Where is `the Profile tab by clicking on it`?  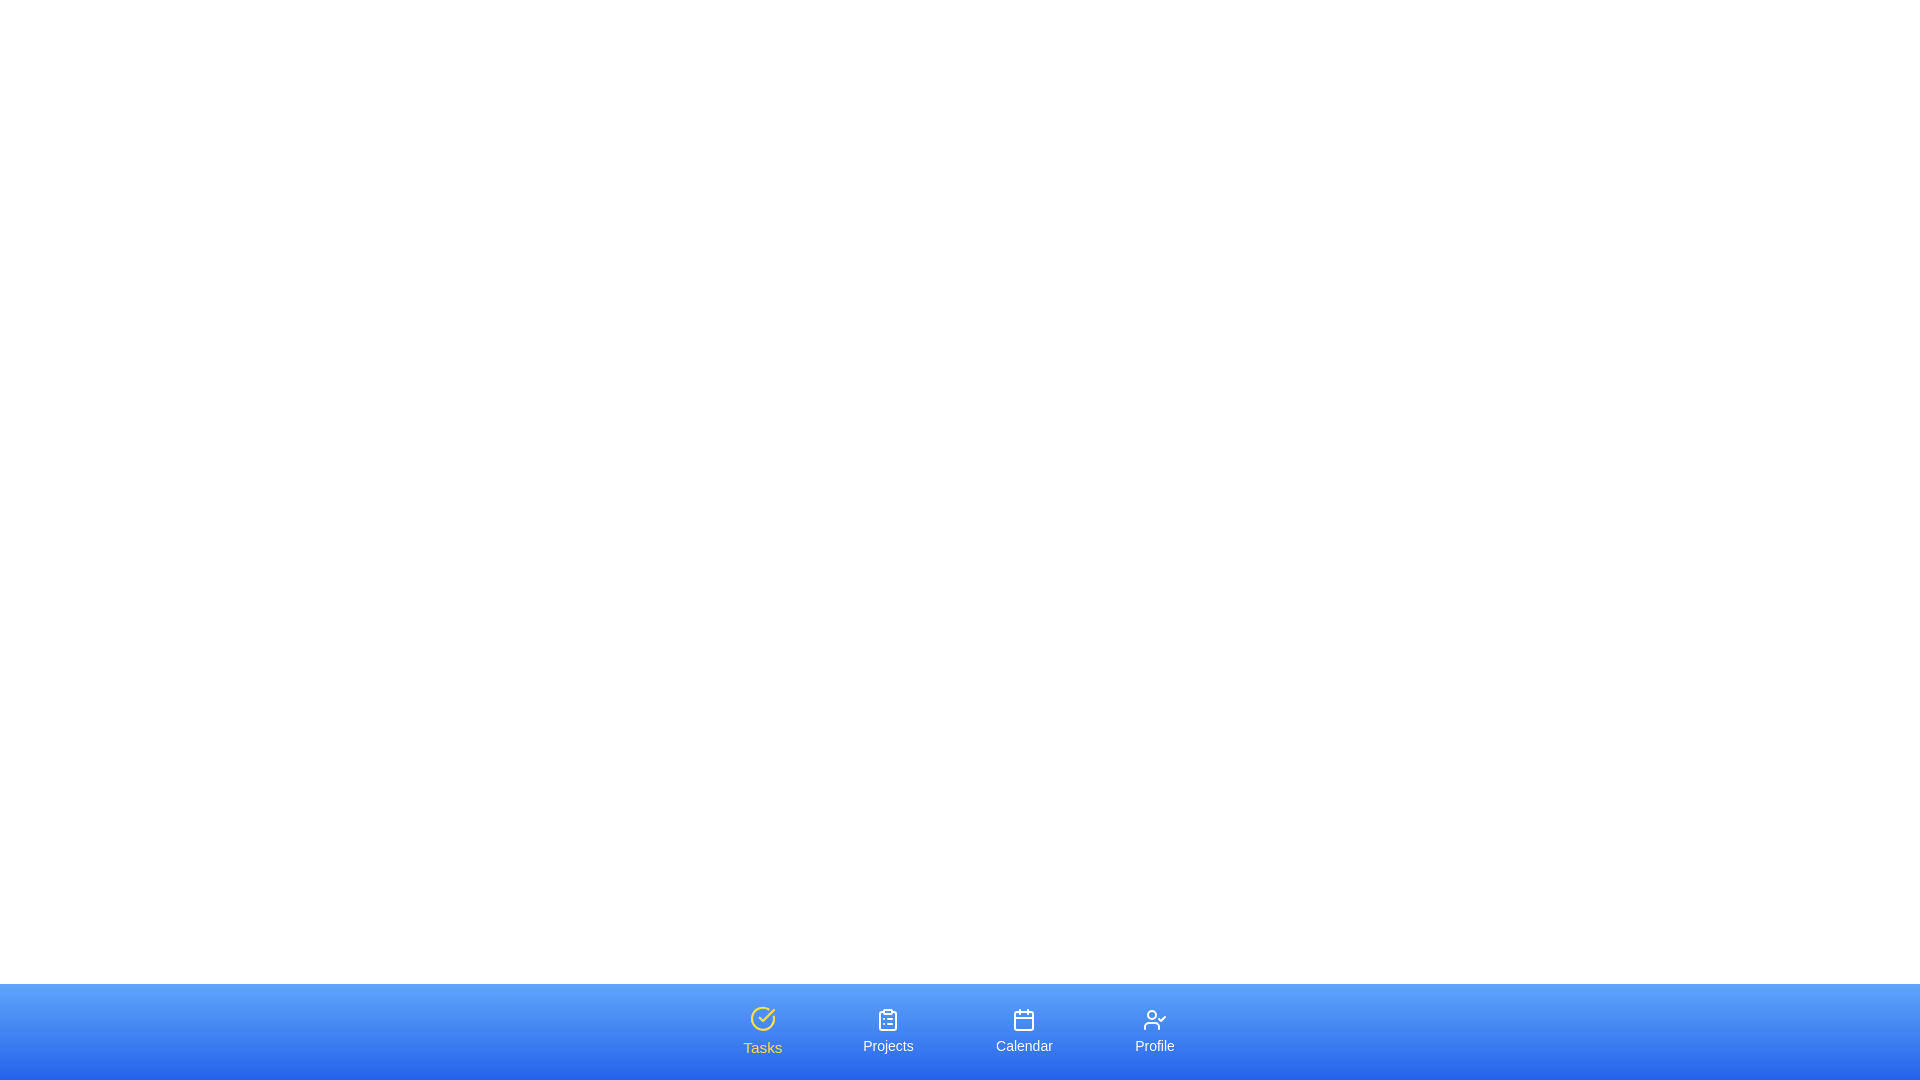 the Profile tab by clicking on it is located at coordinates (1155, 1032).